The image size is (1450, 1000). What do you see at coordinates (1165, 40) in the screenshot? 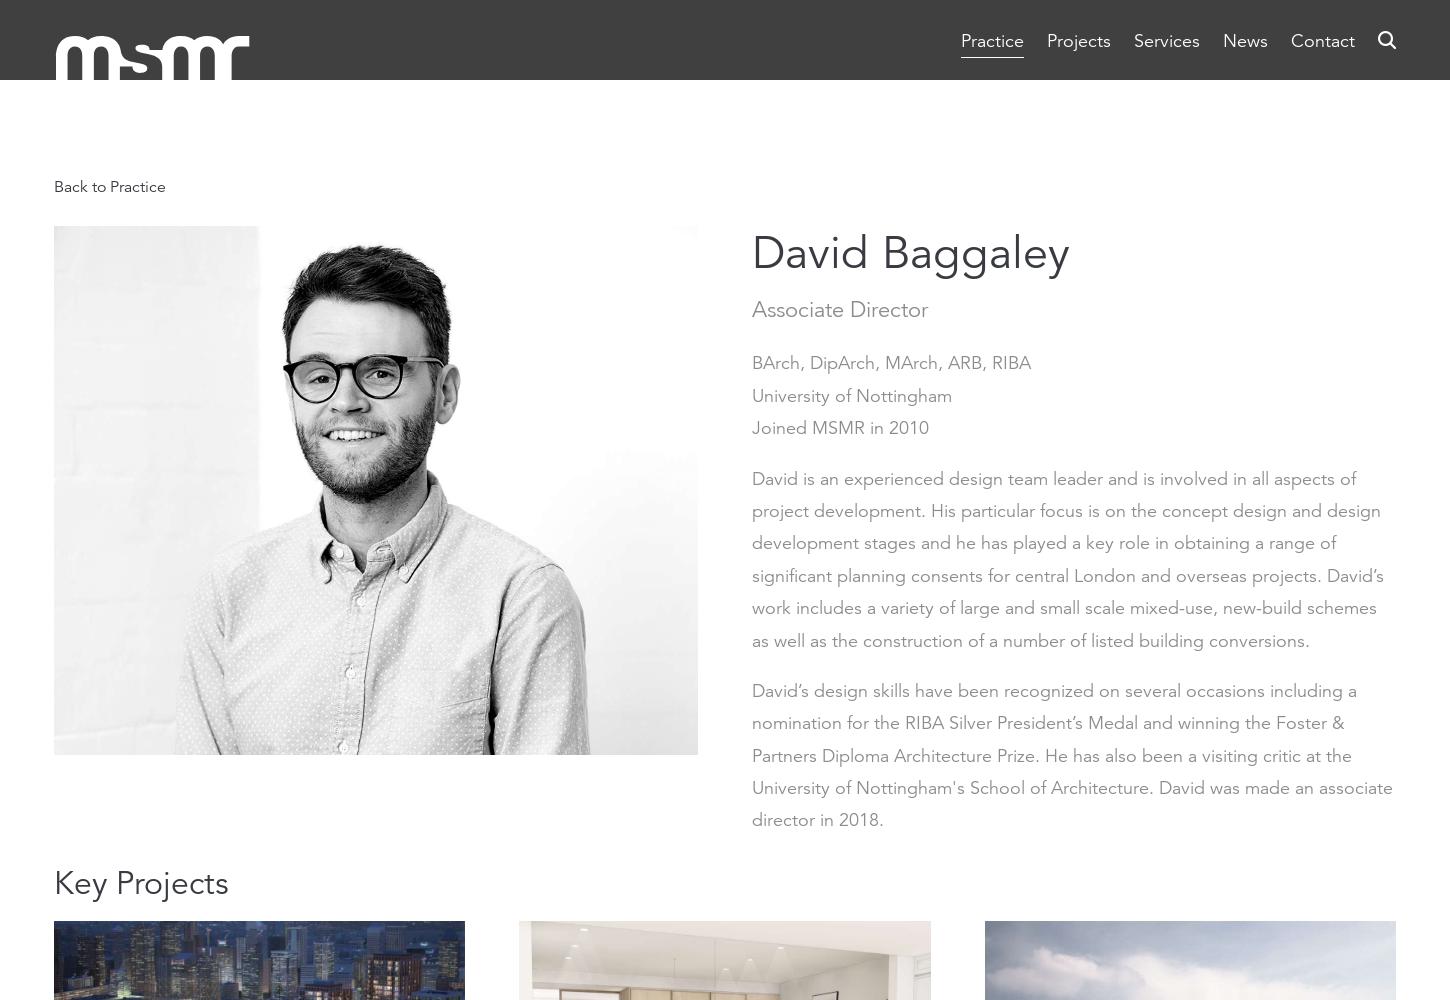
I see `'Services'` at bounding box center [1165, 40].